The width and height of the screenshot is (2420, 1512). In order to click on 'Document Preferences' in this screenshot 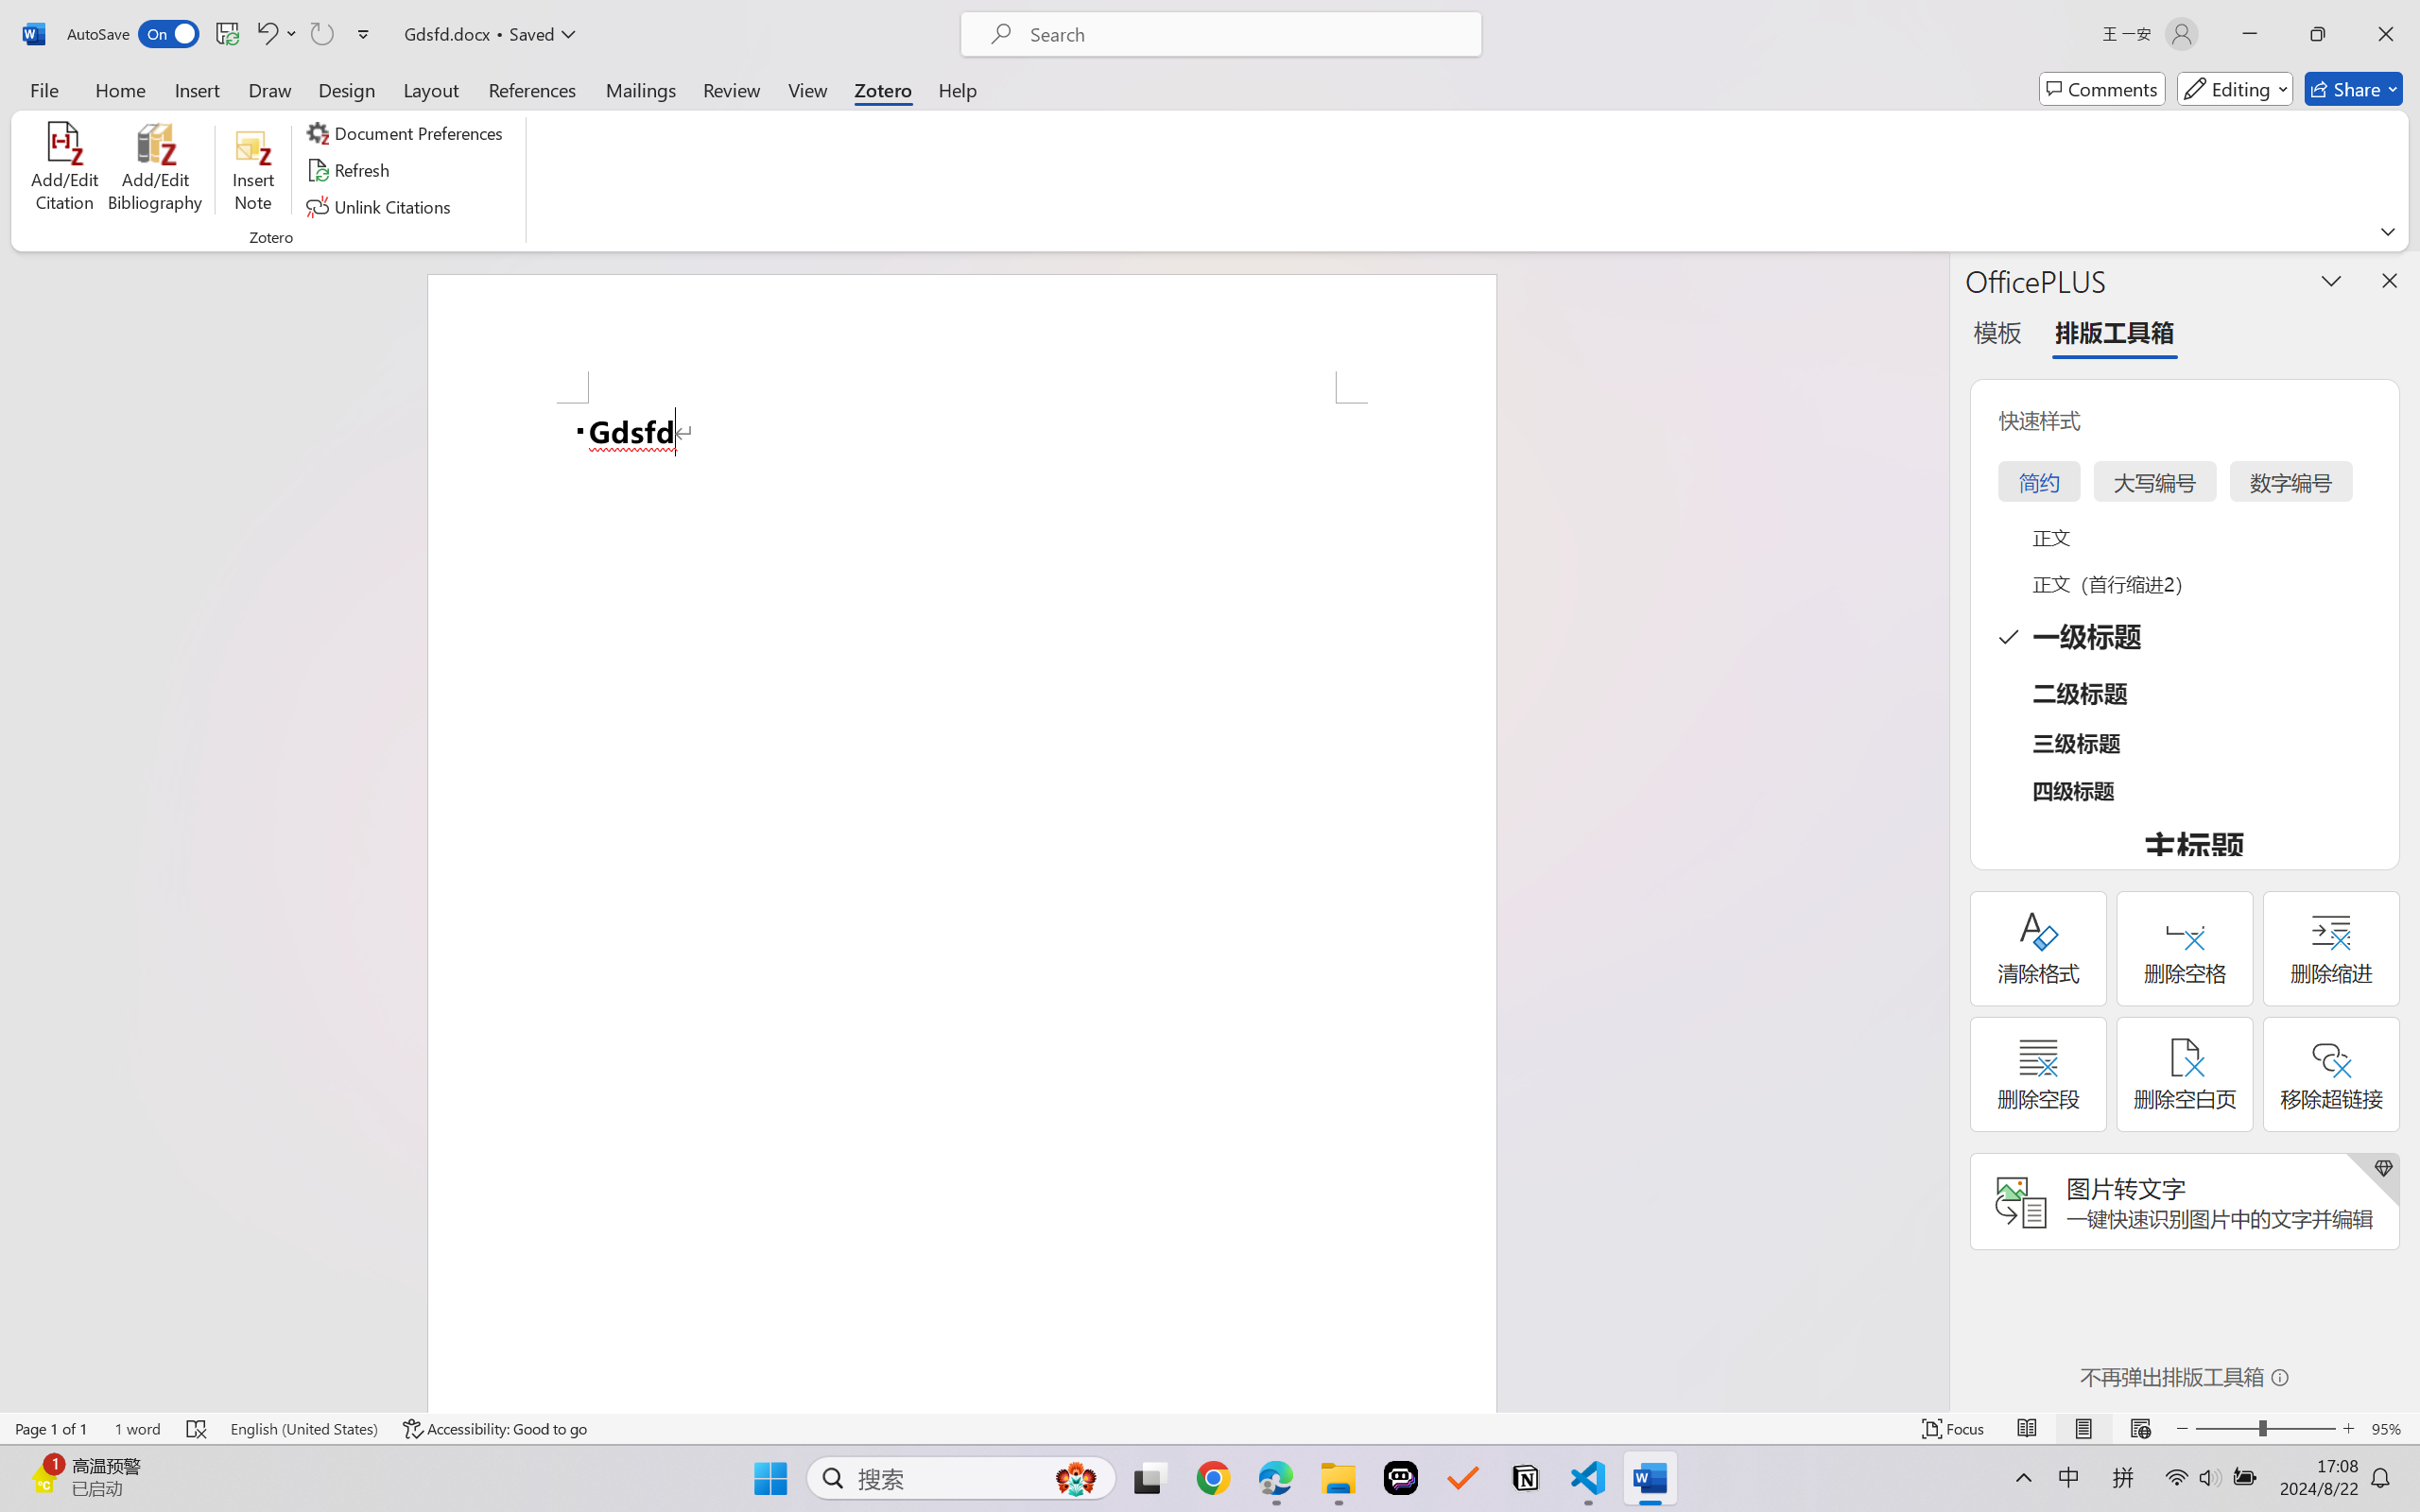, I will do `click(406, 131)`.